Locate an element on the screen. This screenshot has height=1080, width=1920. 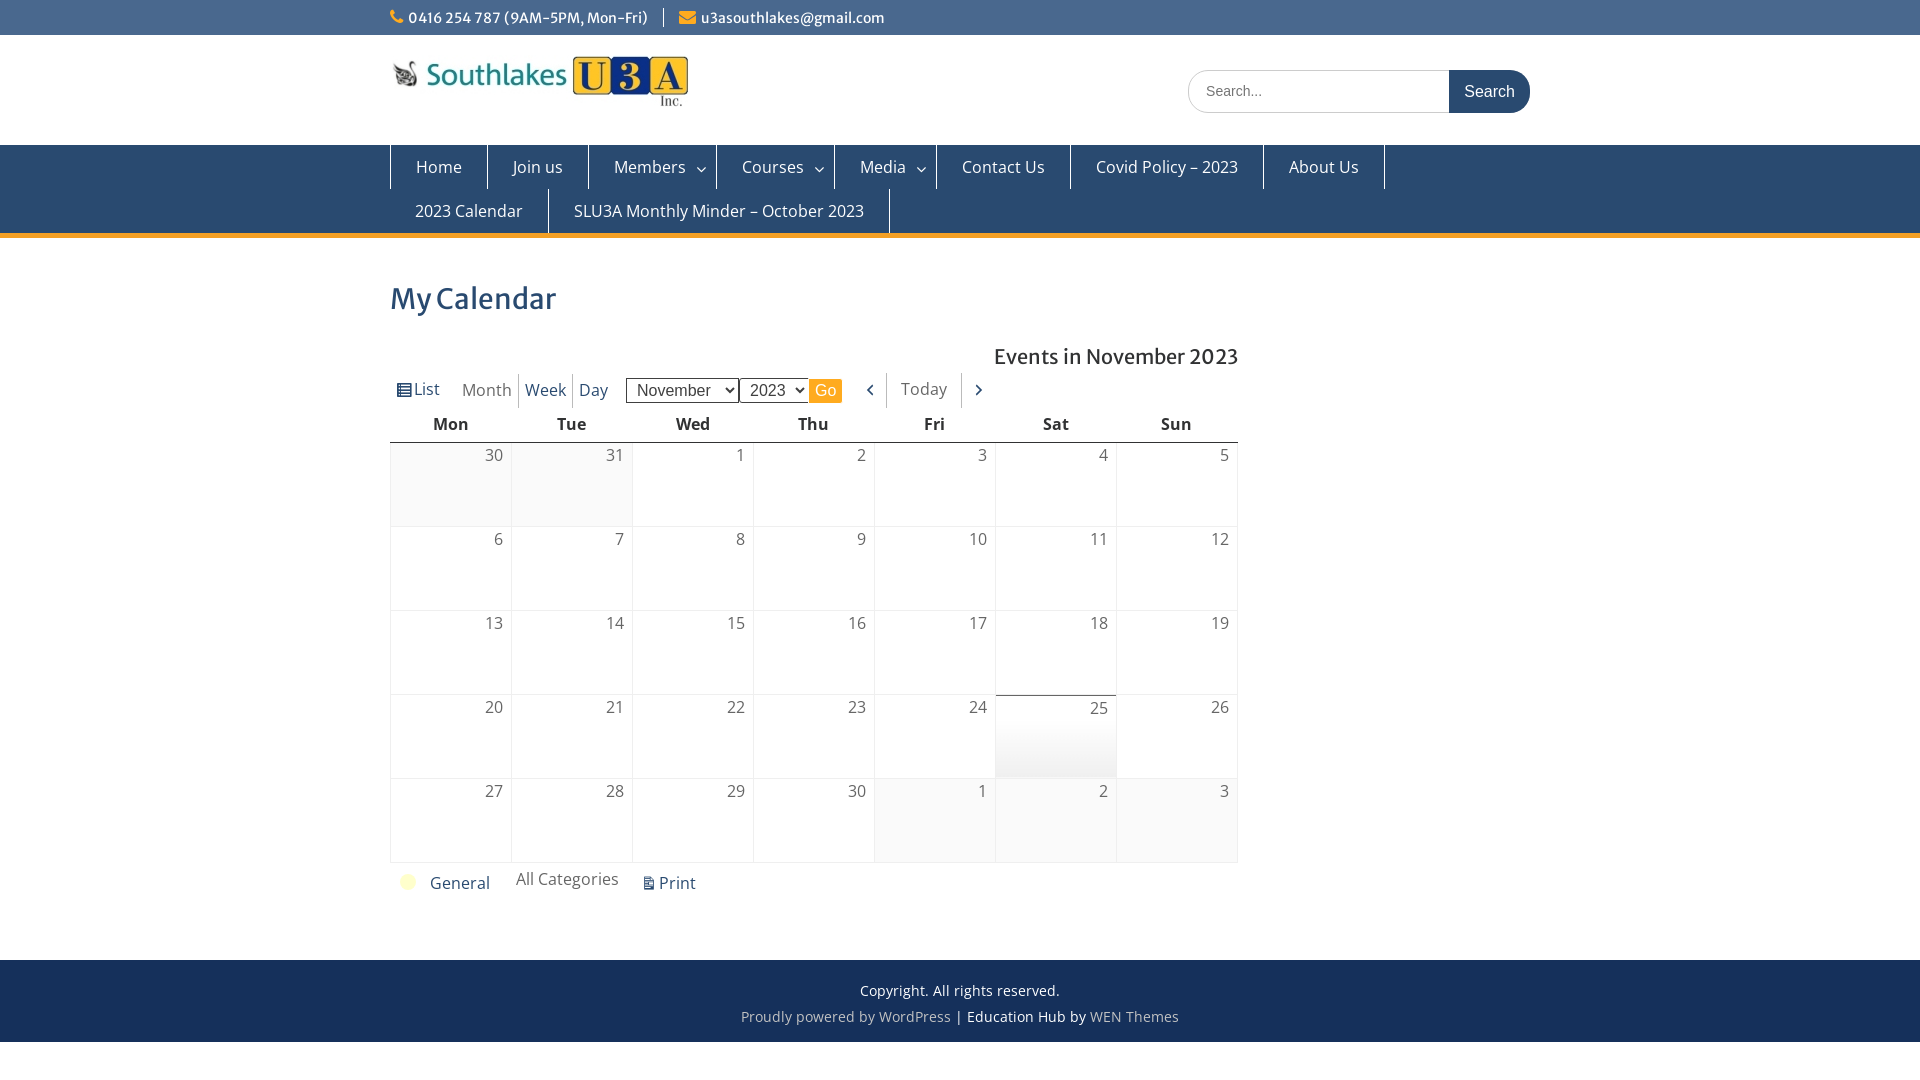
'0416 254 787 (9AM-5PM, Mon-Fri)' is located at coordinates (528, 18).